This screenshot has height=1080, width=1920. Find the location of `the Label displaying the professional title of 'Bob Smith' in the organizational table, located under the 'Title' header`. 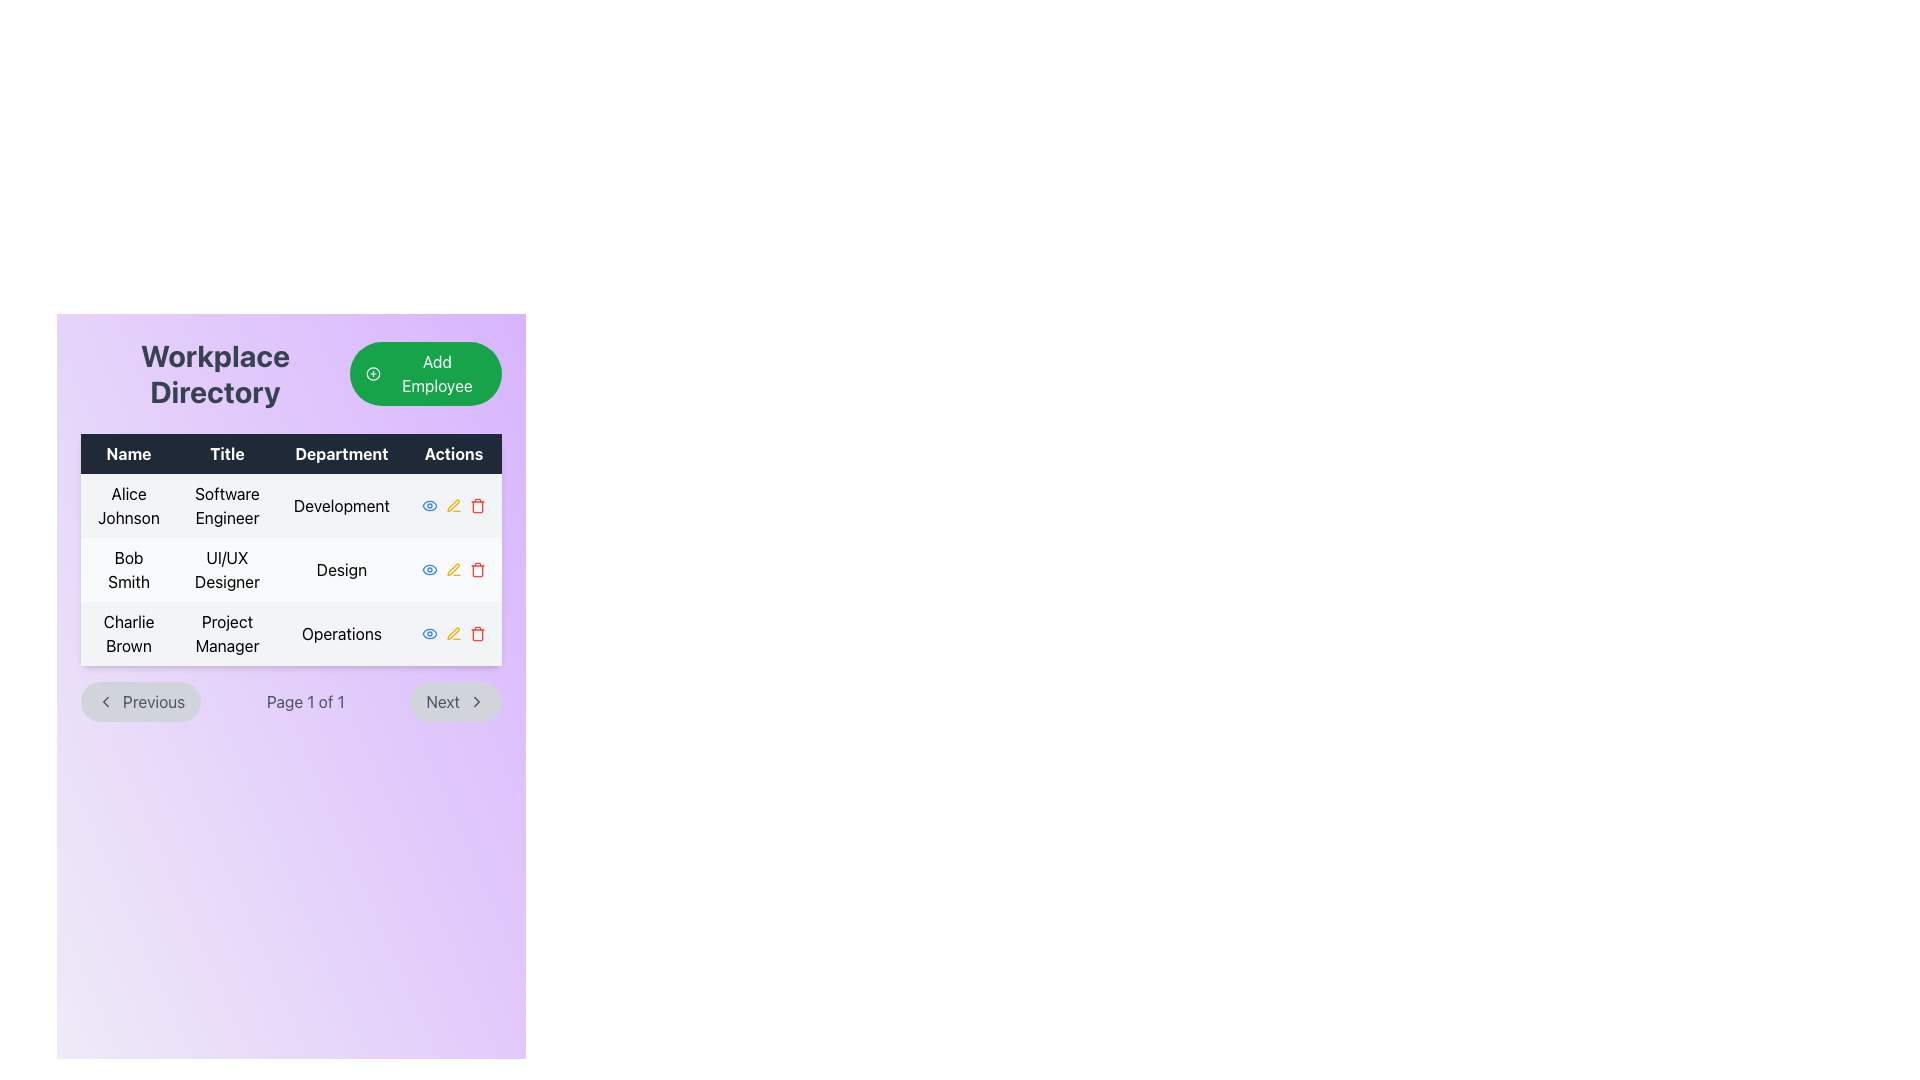

the Label displaying the professional title of 'Bob Smith' in the organizational table, located under the 'Title' header is located at coordinates (227, 570).